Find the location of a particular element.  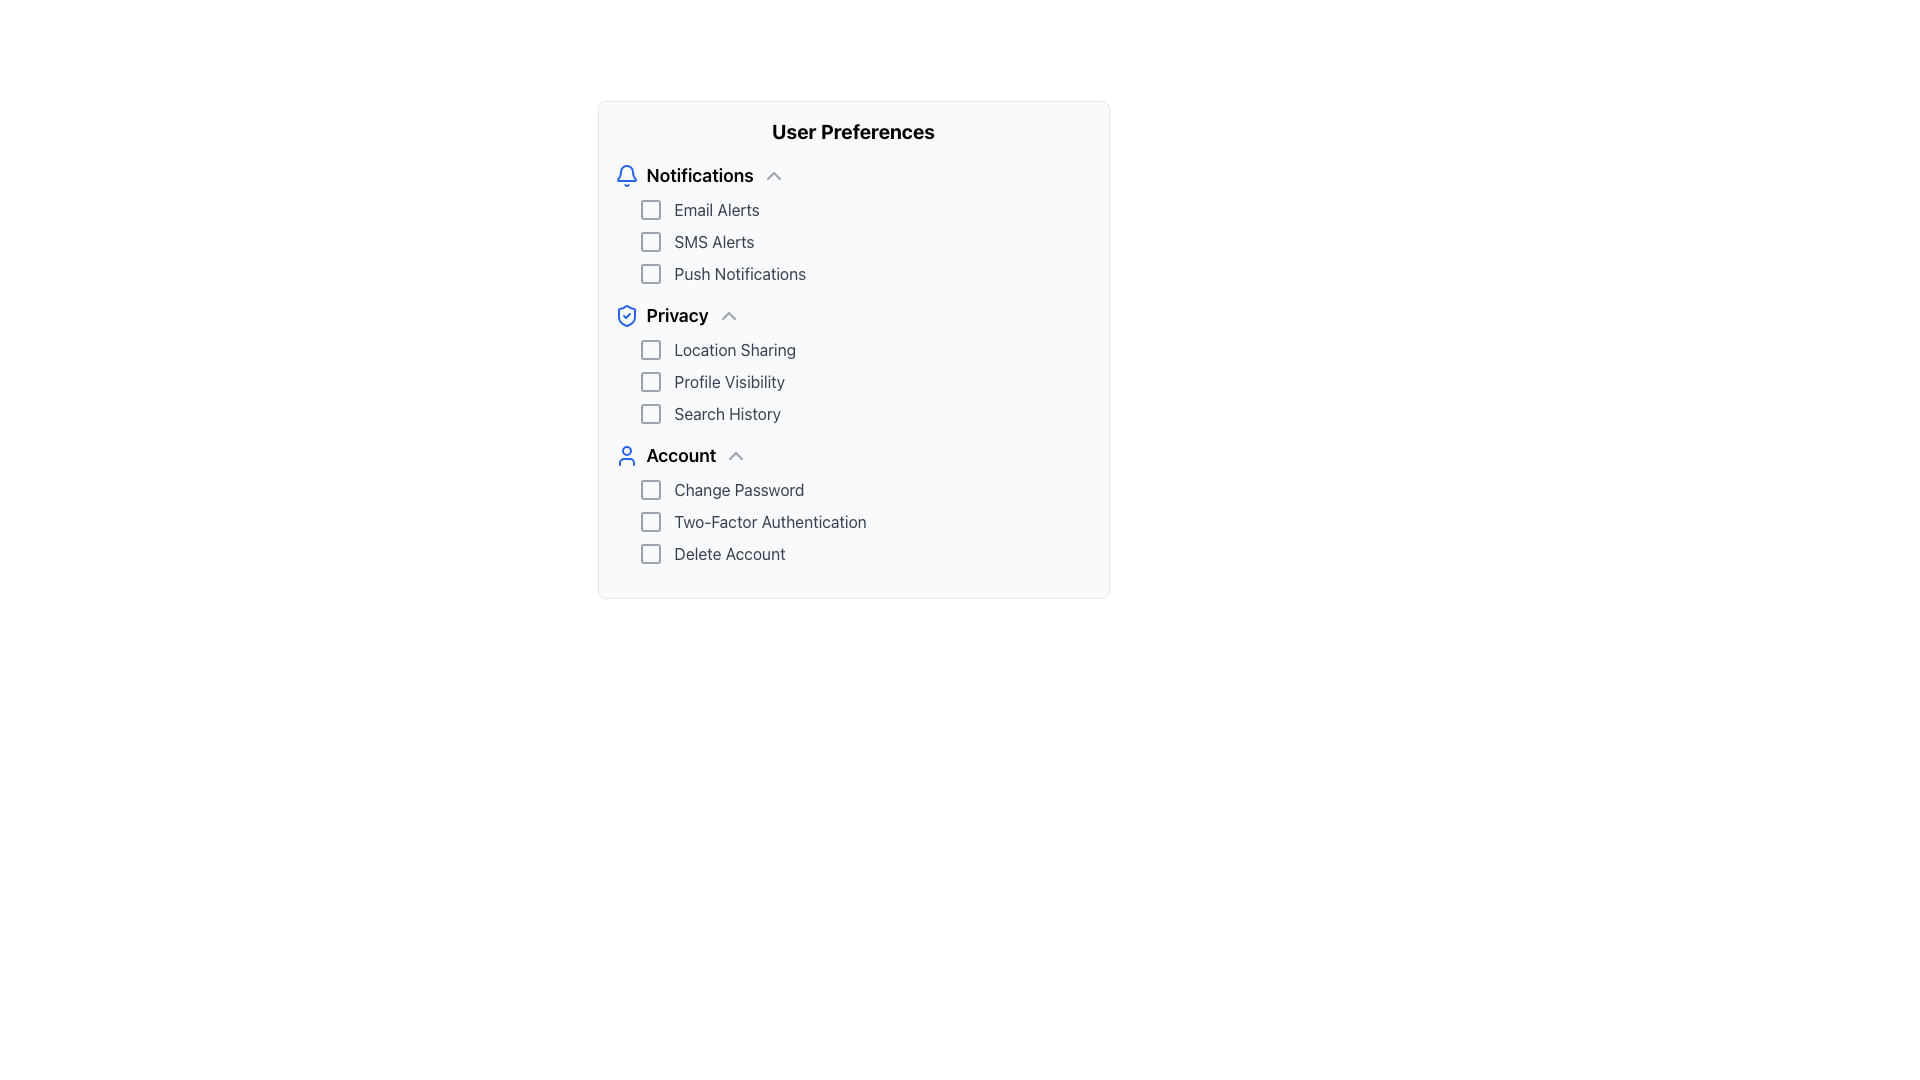

the interactive checkbox for the 'Search History' option in the 'Privacy' section of the 'User Preferences' interface is located at coordinates (650, 412).